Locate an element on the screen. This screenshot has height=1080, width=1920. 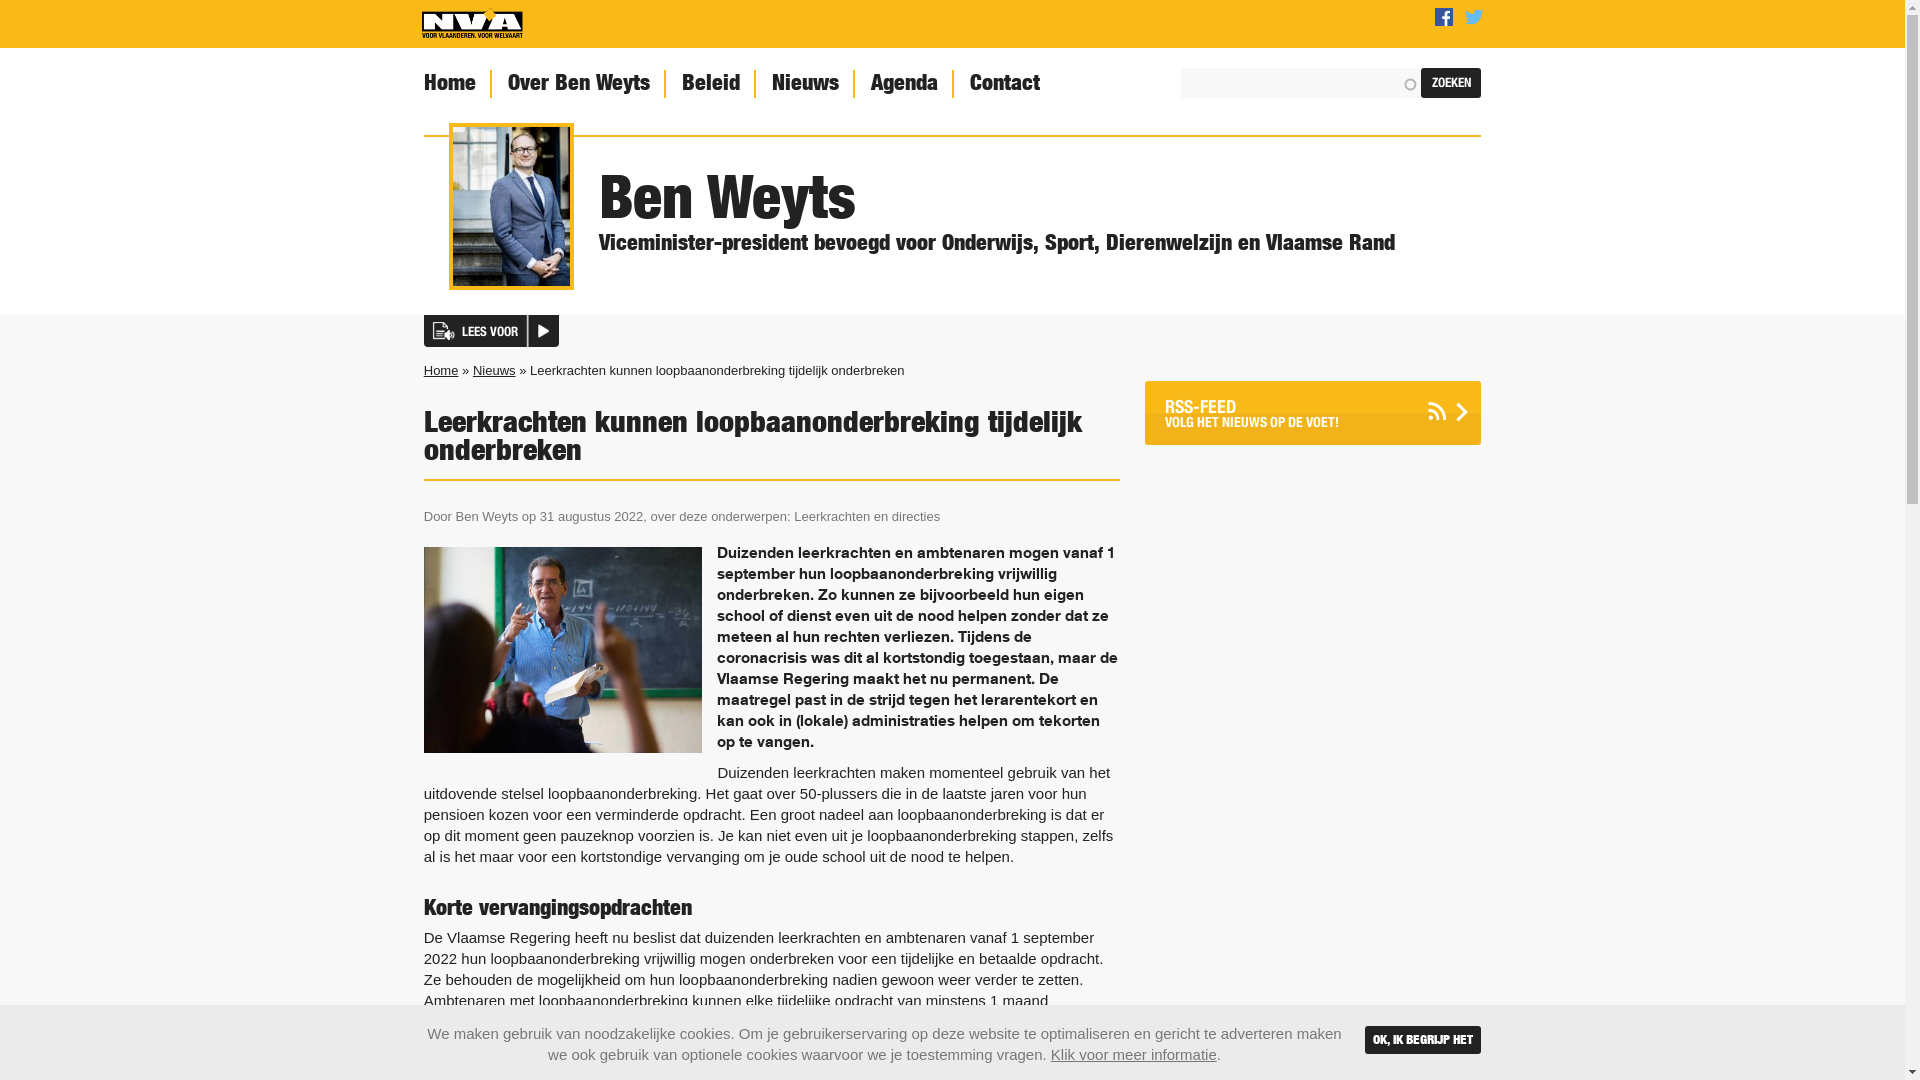
'Over Ben Weyts' is located at coordinates (575, 83).